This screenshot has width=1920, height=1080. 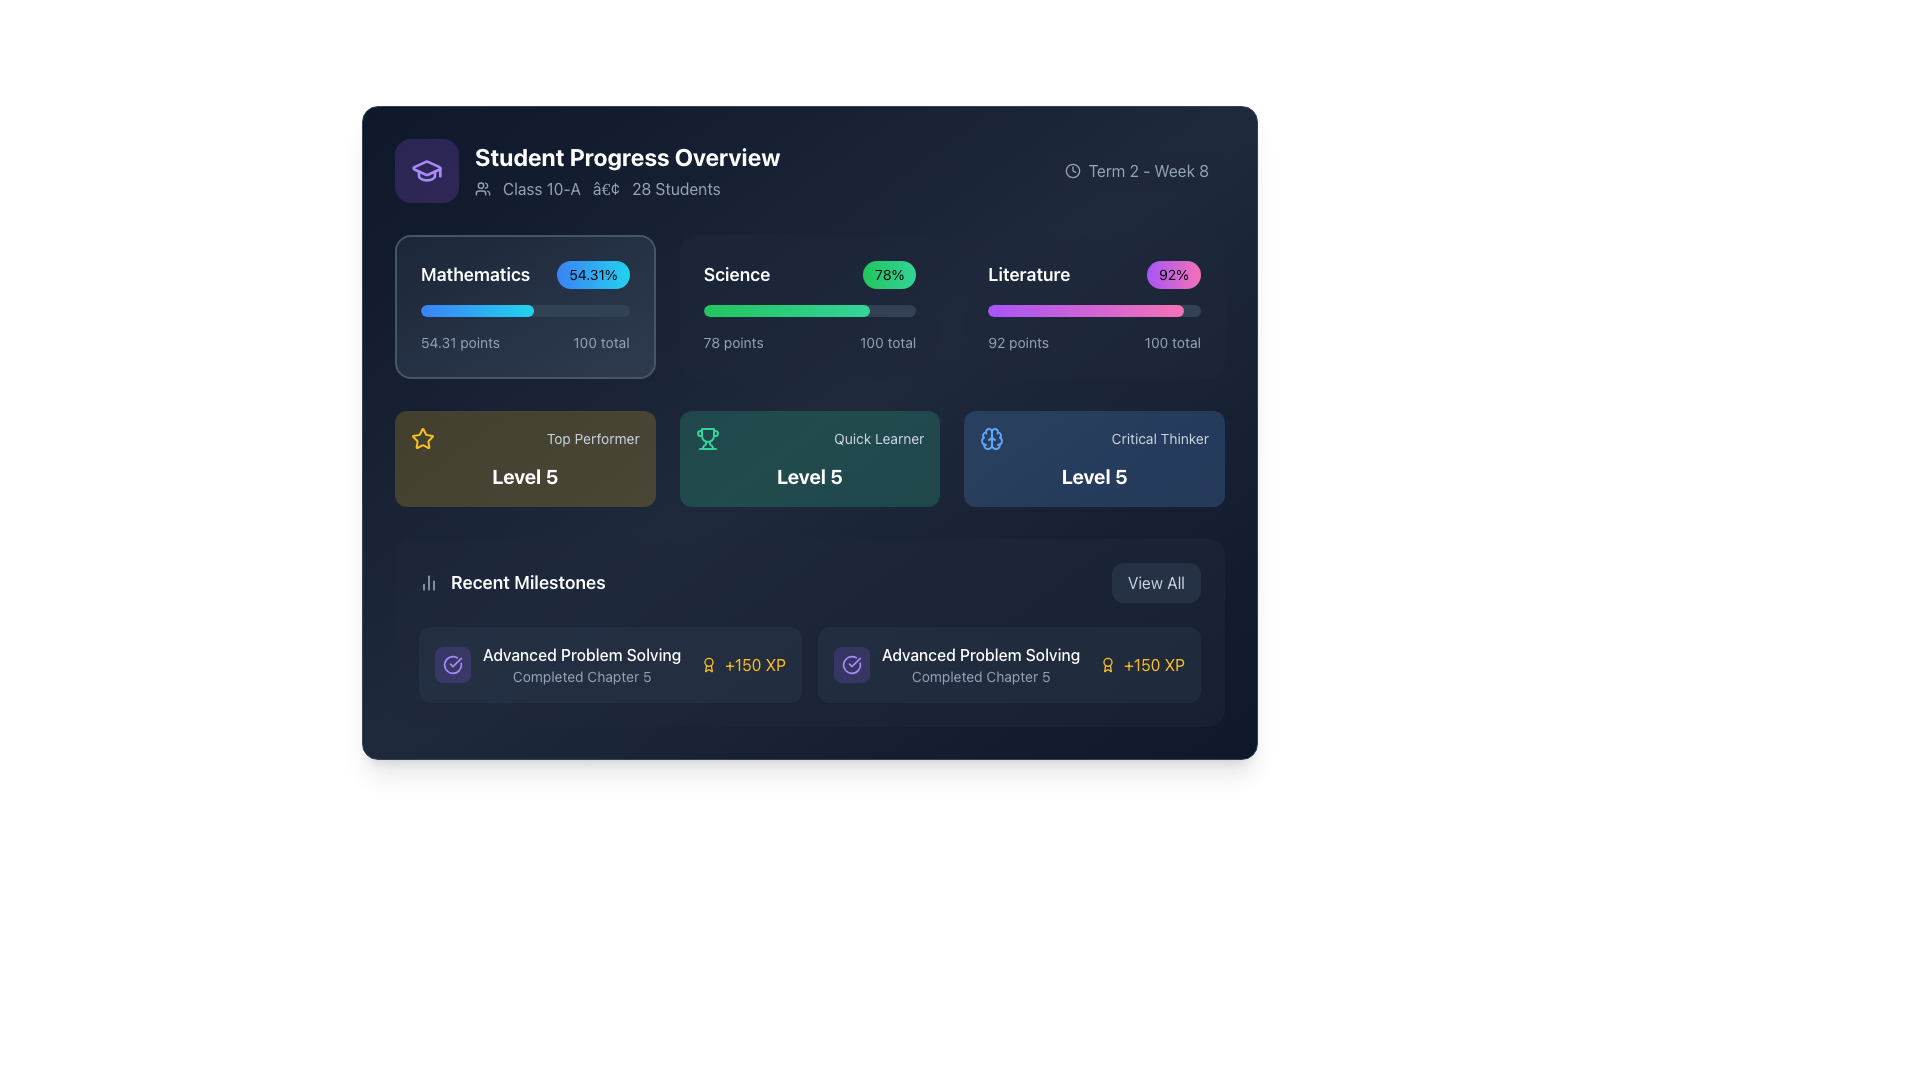 I want to click on the clock icon at the top-right of the interface, adjacent to the 'Term 2 - Week 8' text, so click(x=1071, y=169).